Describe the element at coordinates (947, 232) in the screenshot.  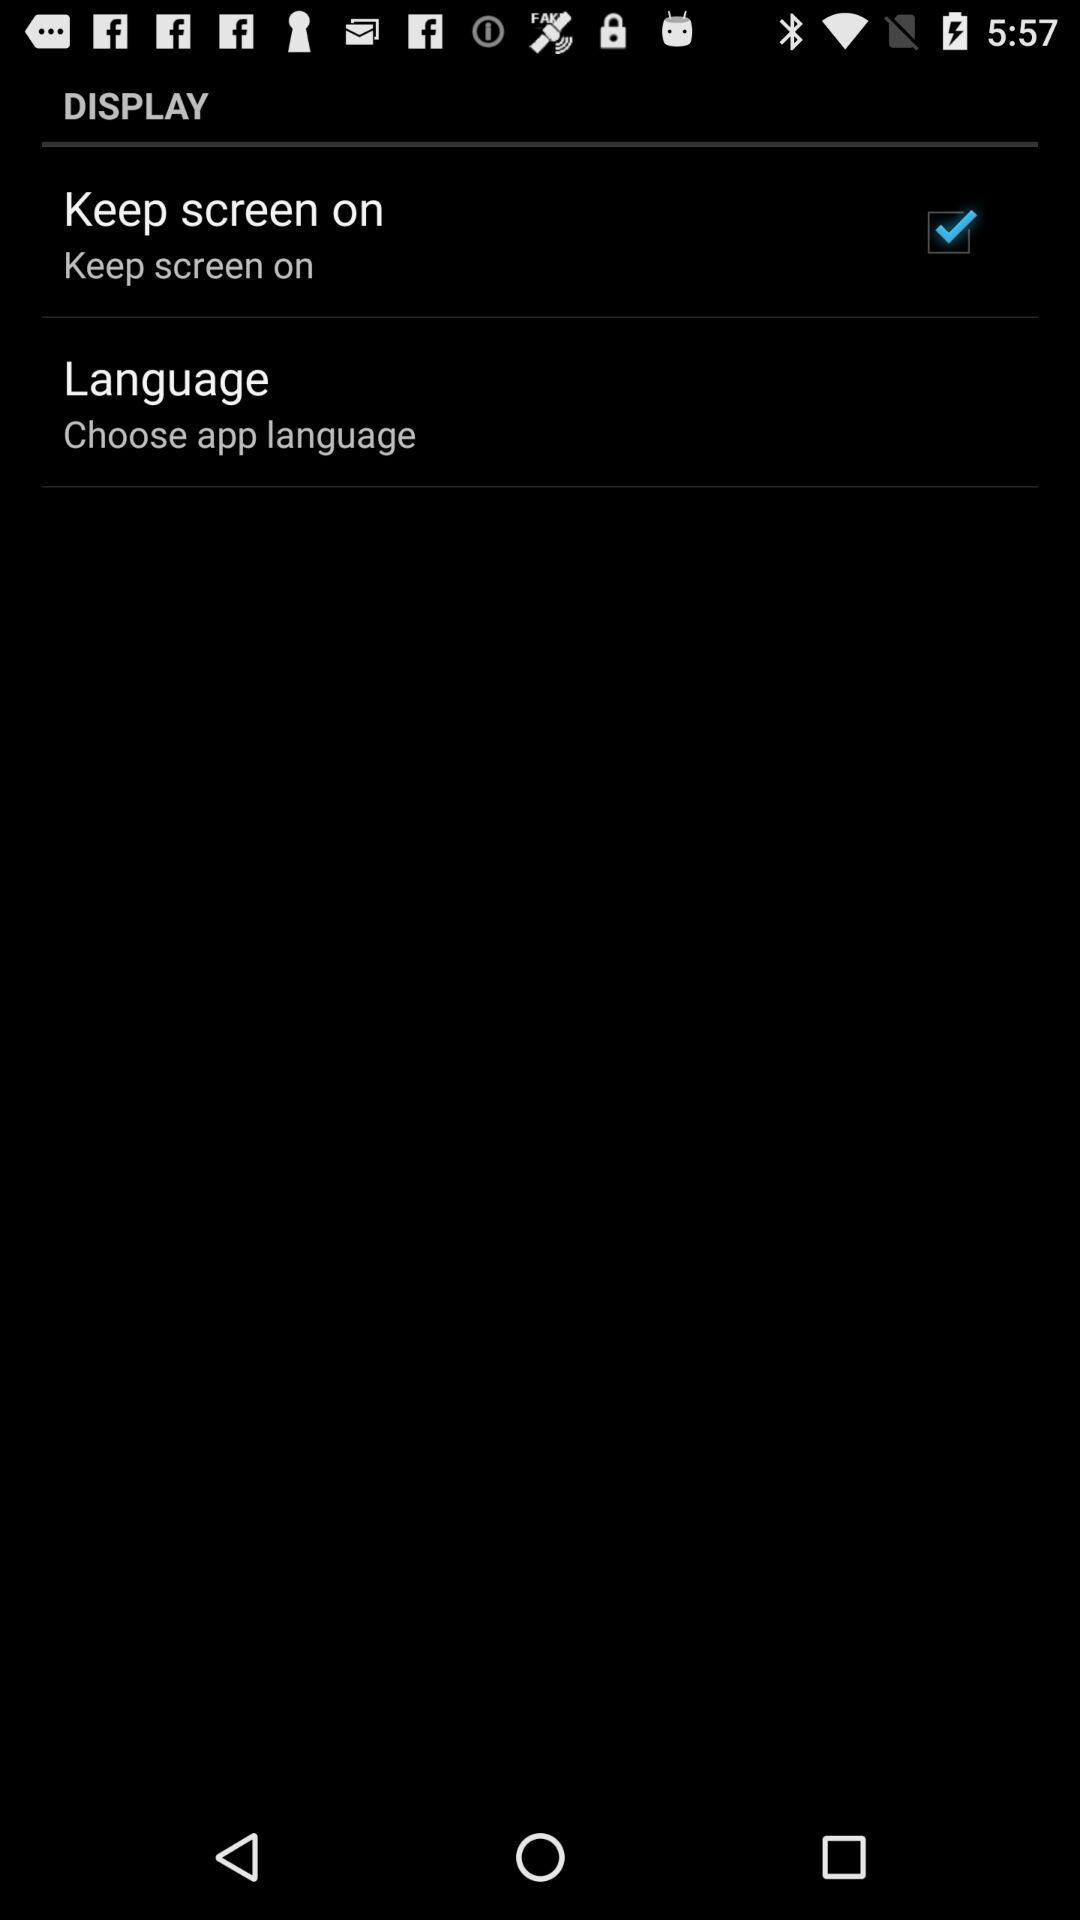
I see `item to the right of the keep screen on` at that location.